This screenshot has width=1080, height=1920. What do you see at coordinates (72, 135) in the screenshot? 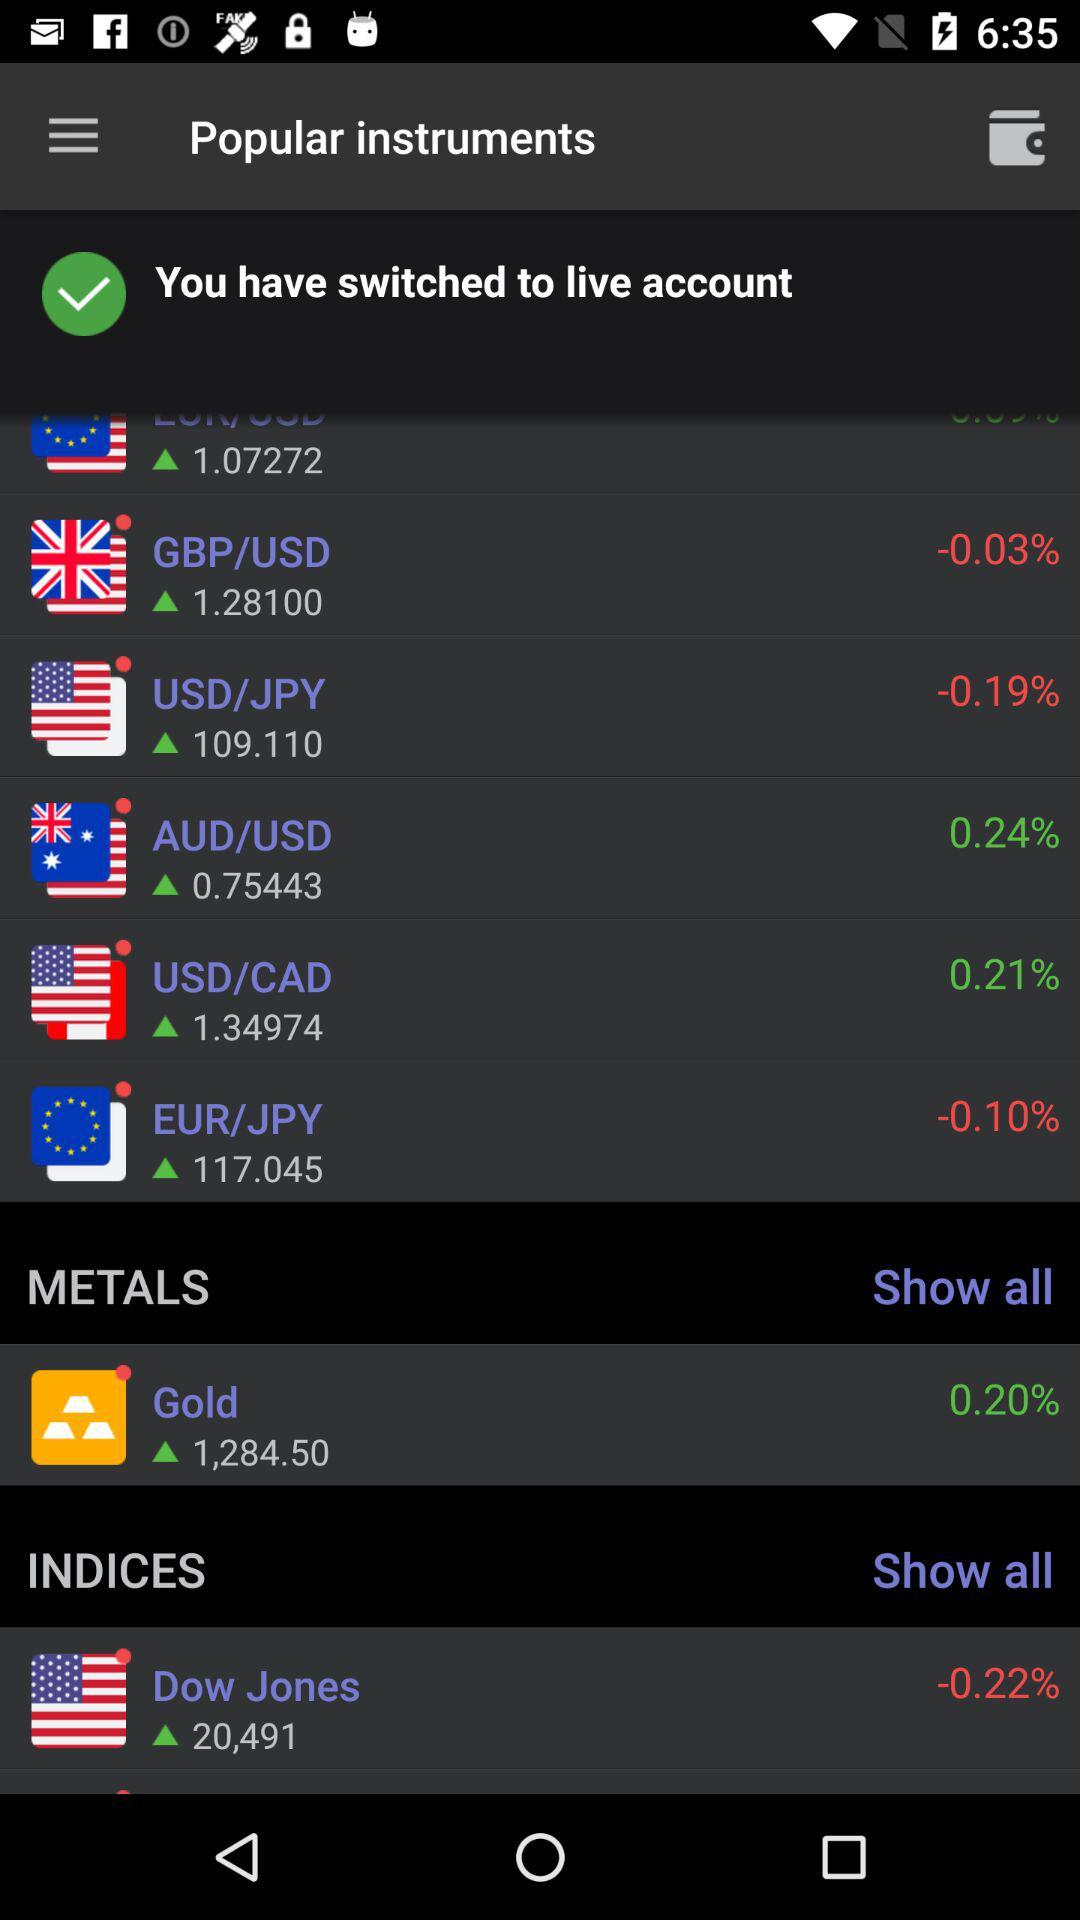
I see `the item above the currencies` at bounding box center [72, 135].